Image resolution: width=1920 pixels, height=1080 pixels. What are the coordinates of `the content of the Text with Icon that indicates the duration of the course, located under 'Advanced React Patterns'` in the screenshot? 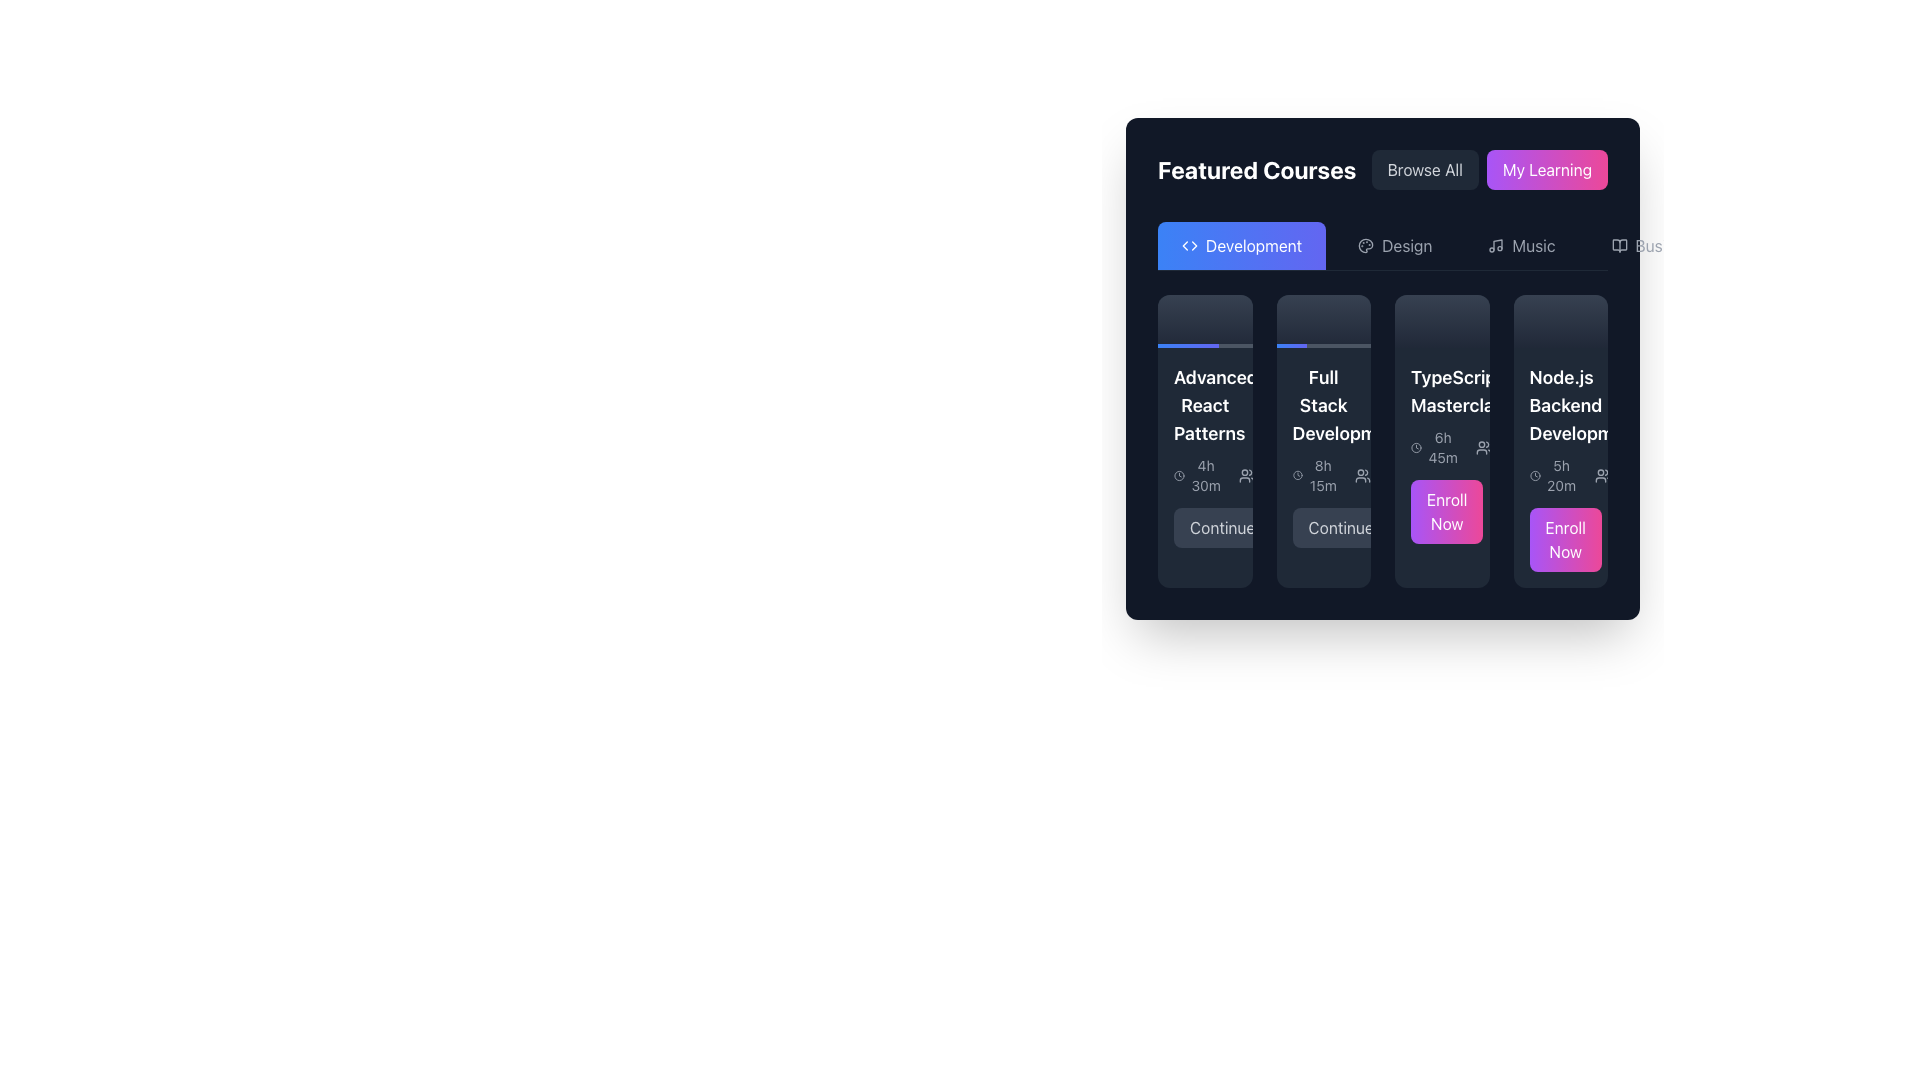 It's located at (1203, 475).